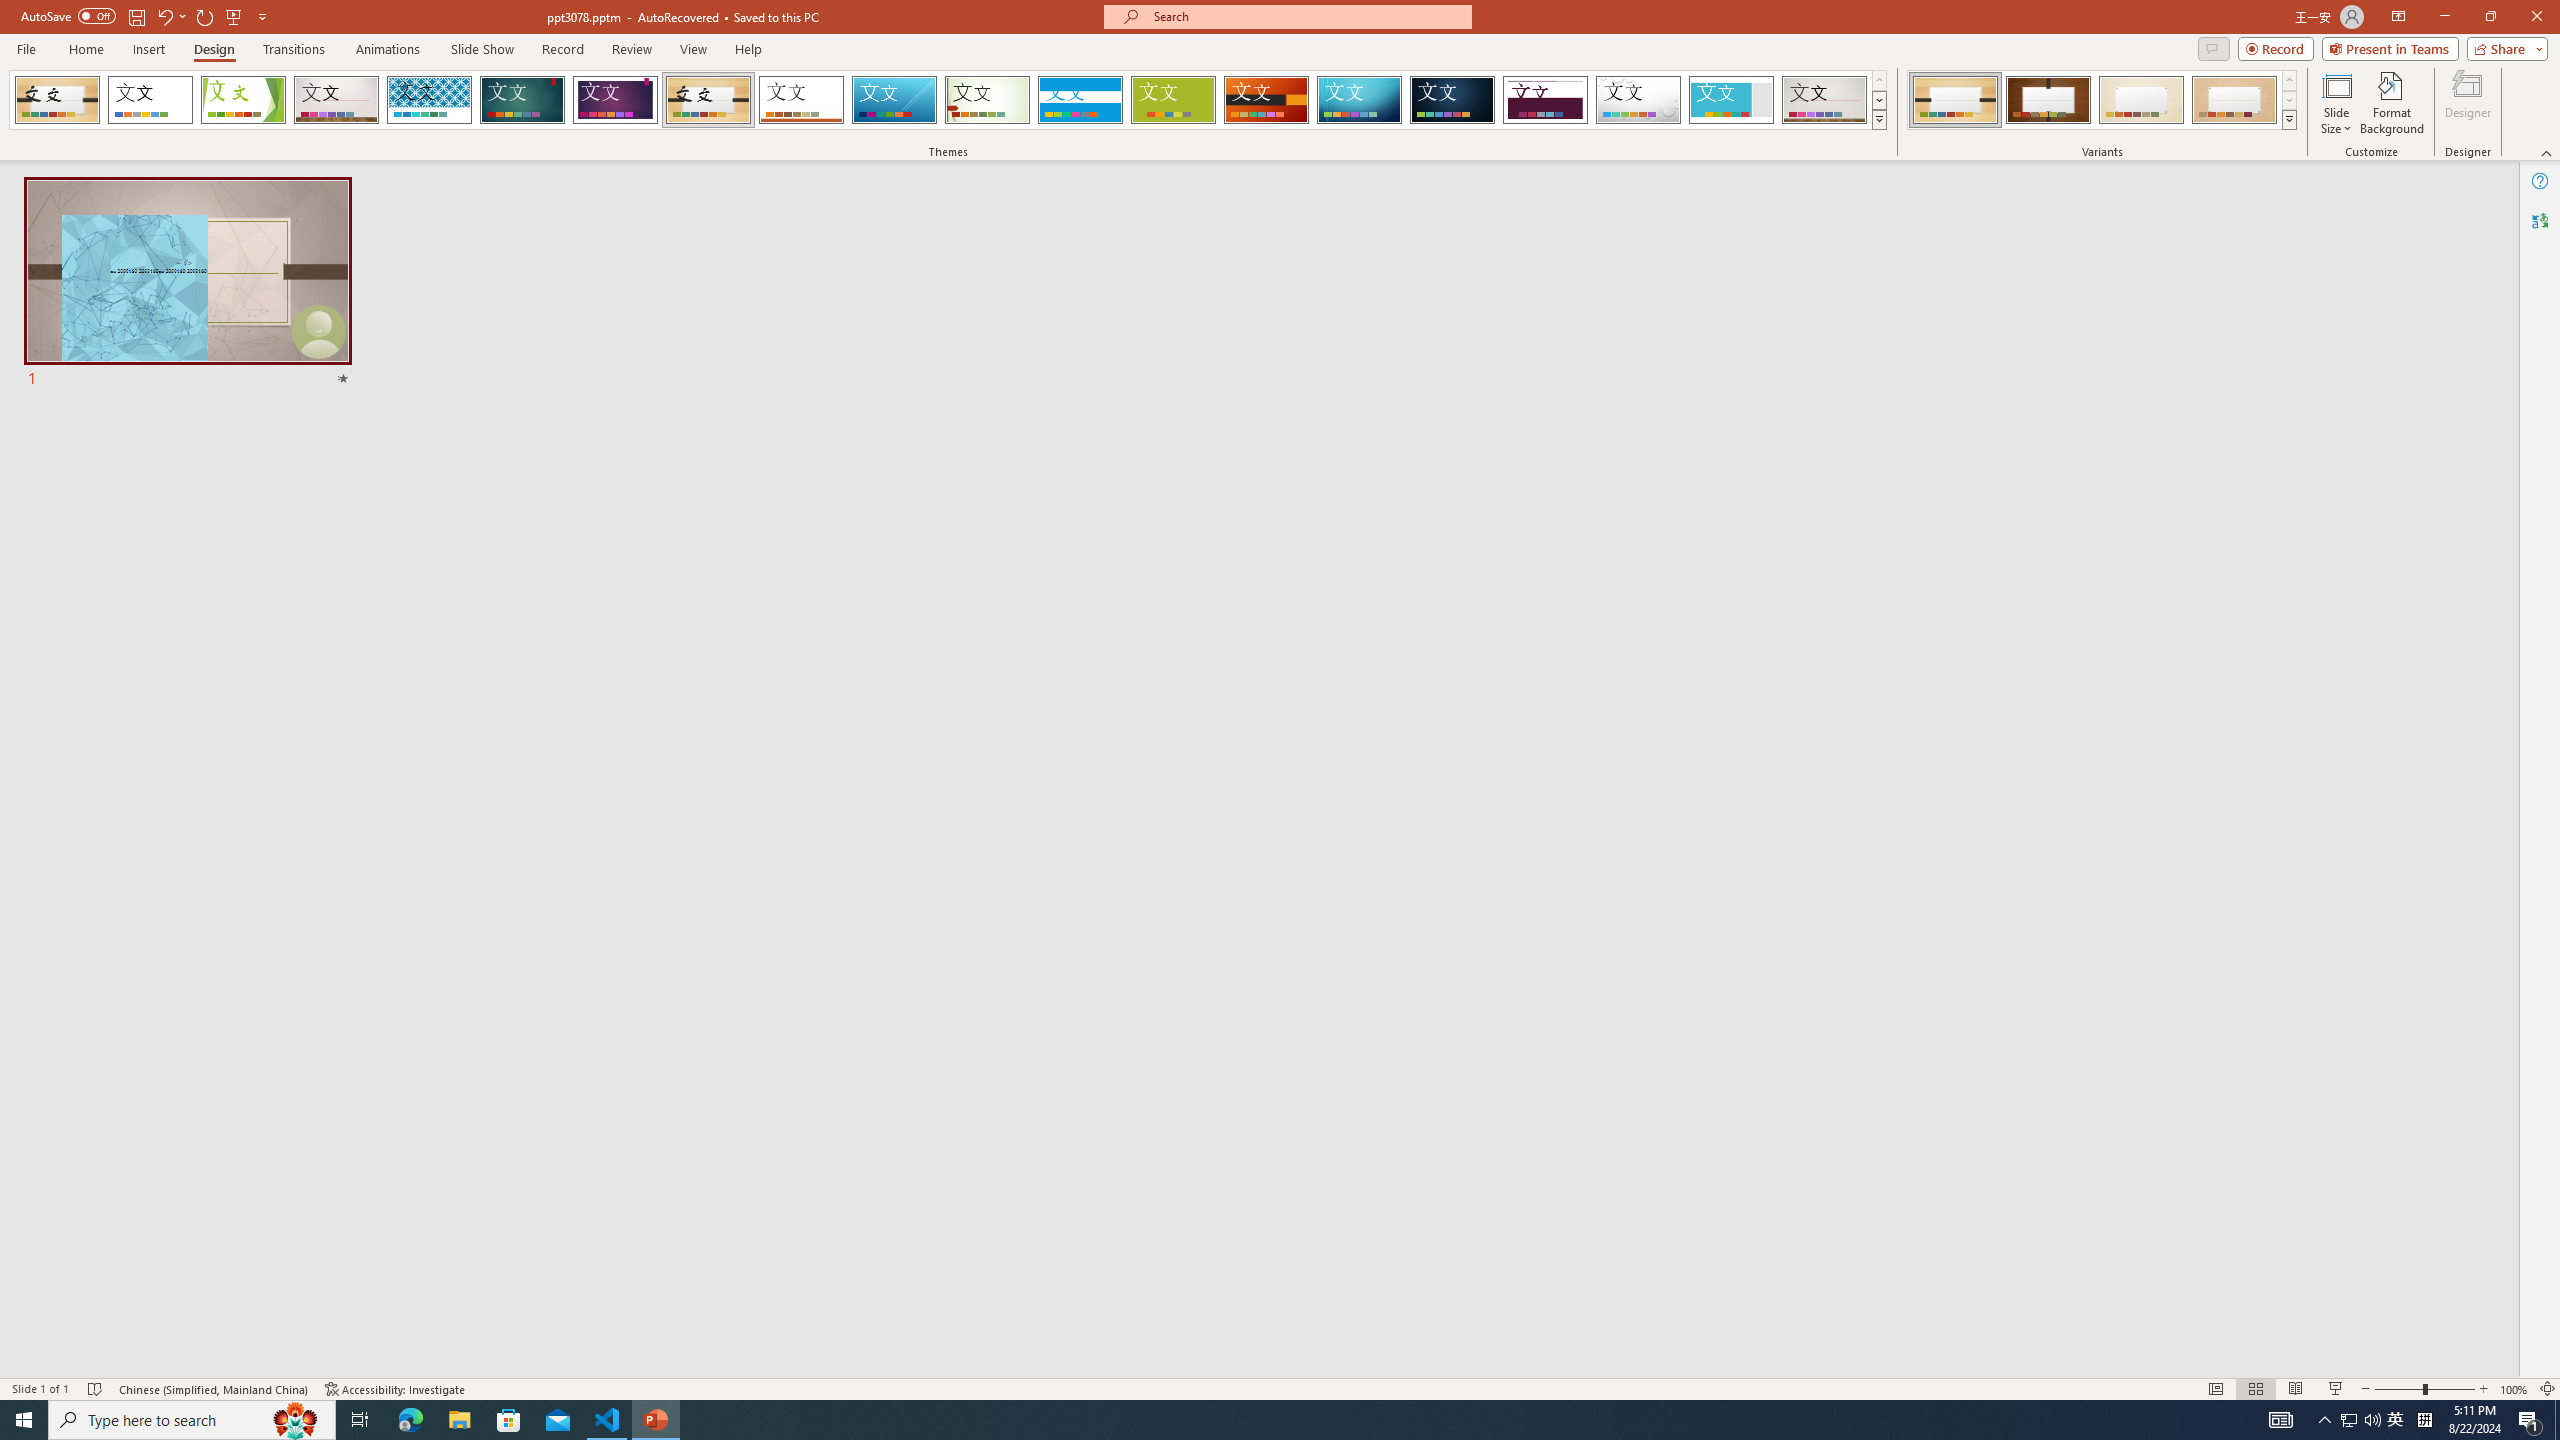 The image size is (2560, 1440). What do you see at coordinates (2515, 1389) in the screenshot?
I see `'Zoom 100%'` at bounding box center [2515, 1389].